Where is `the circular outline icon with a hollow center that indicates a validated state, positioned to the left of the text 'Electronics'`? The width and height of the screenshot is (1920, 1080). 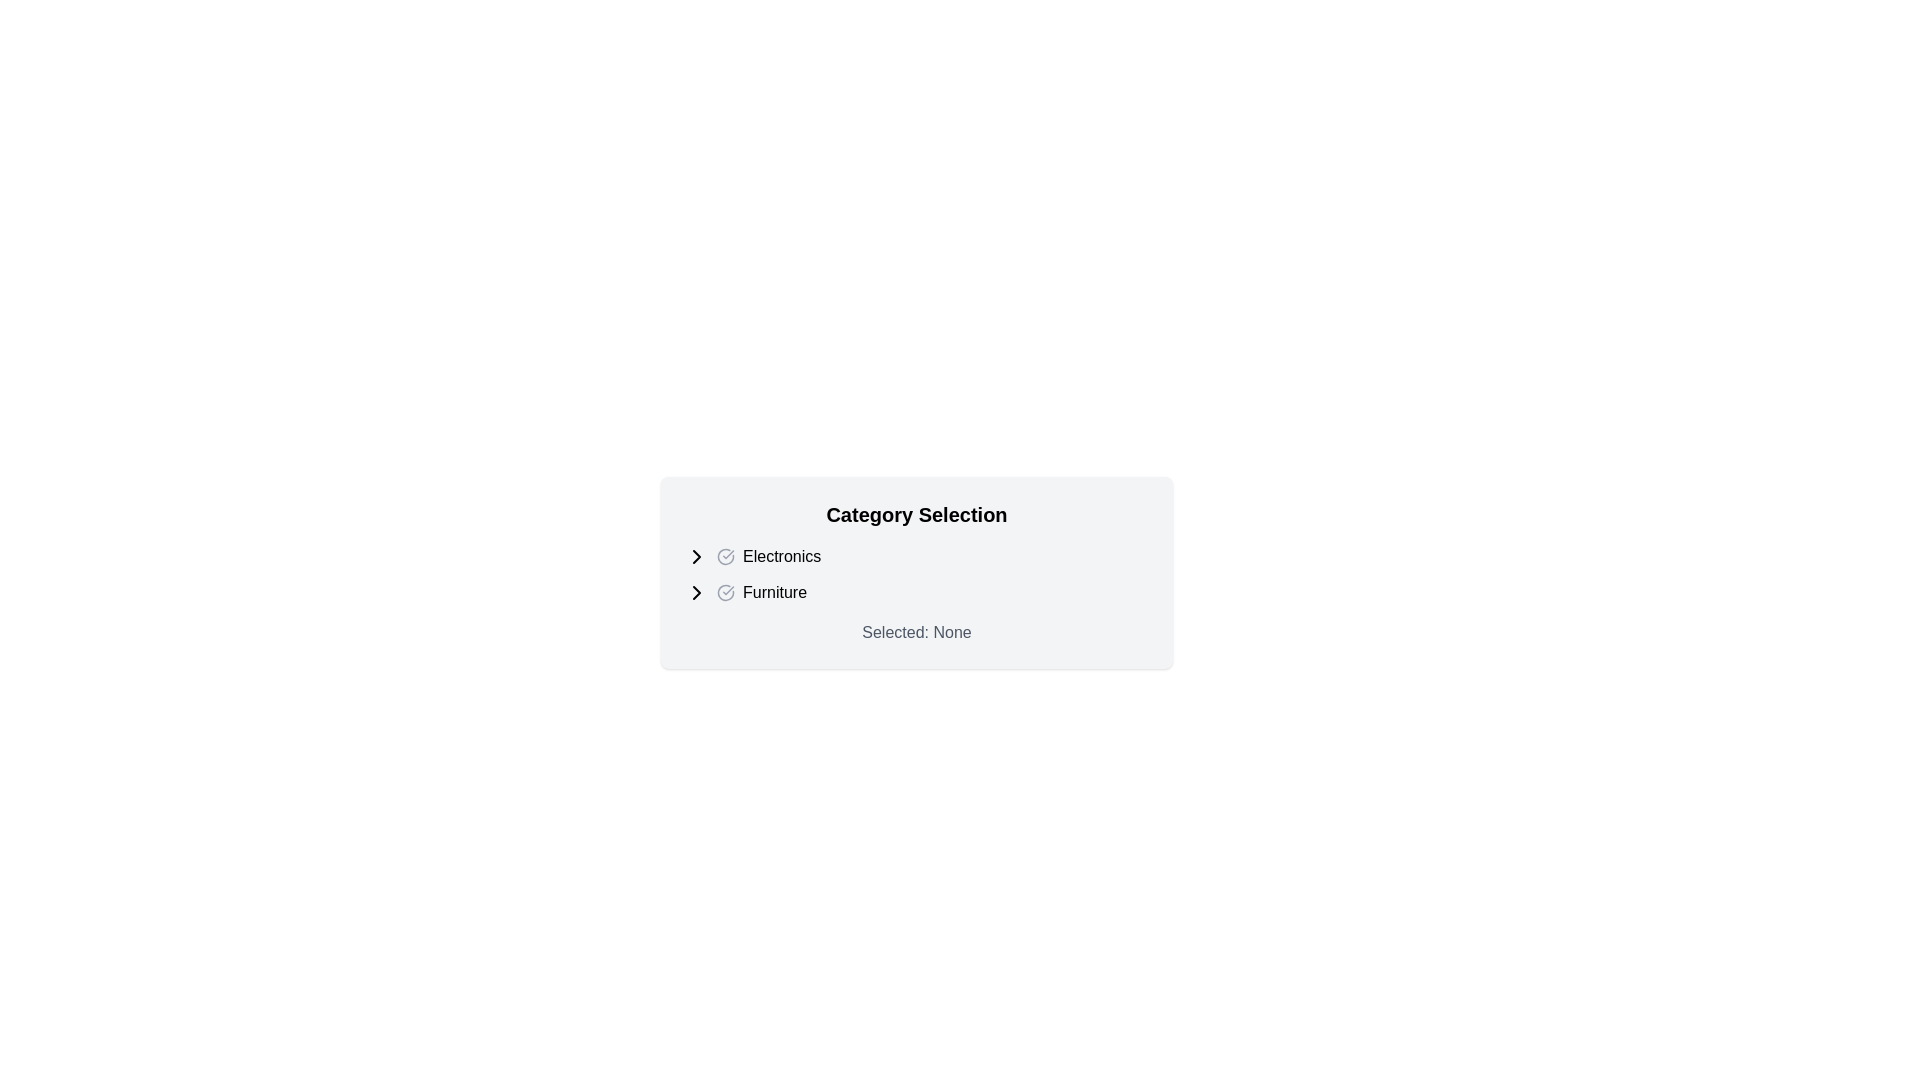
the circular outline icon with a hollow center that indicates a validated state, positioned to the left of the text 'Electronics' is located at coordinates (724, 556).